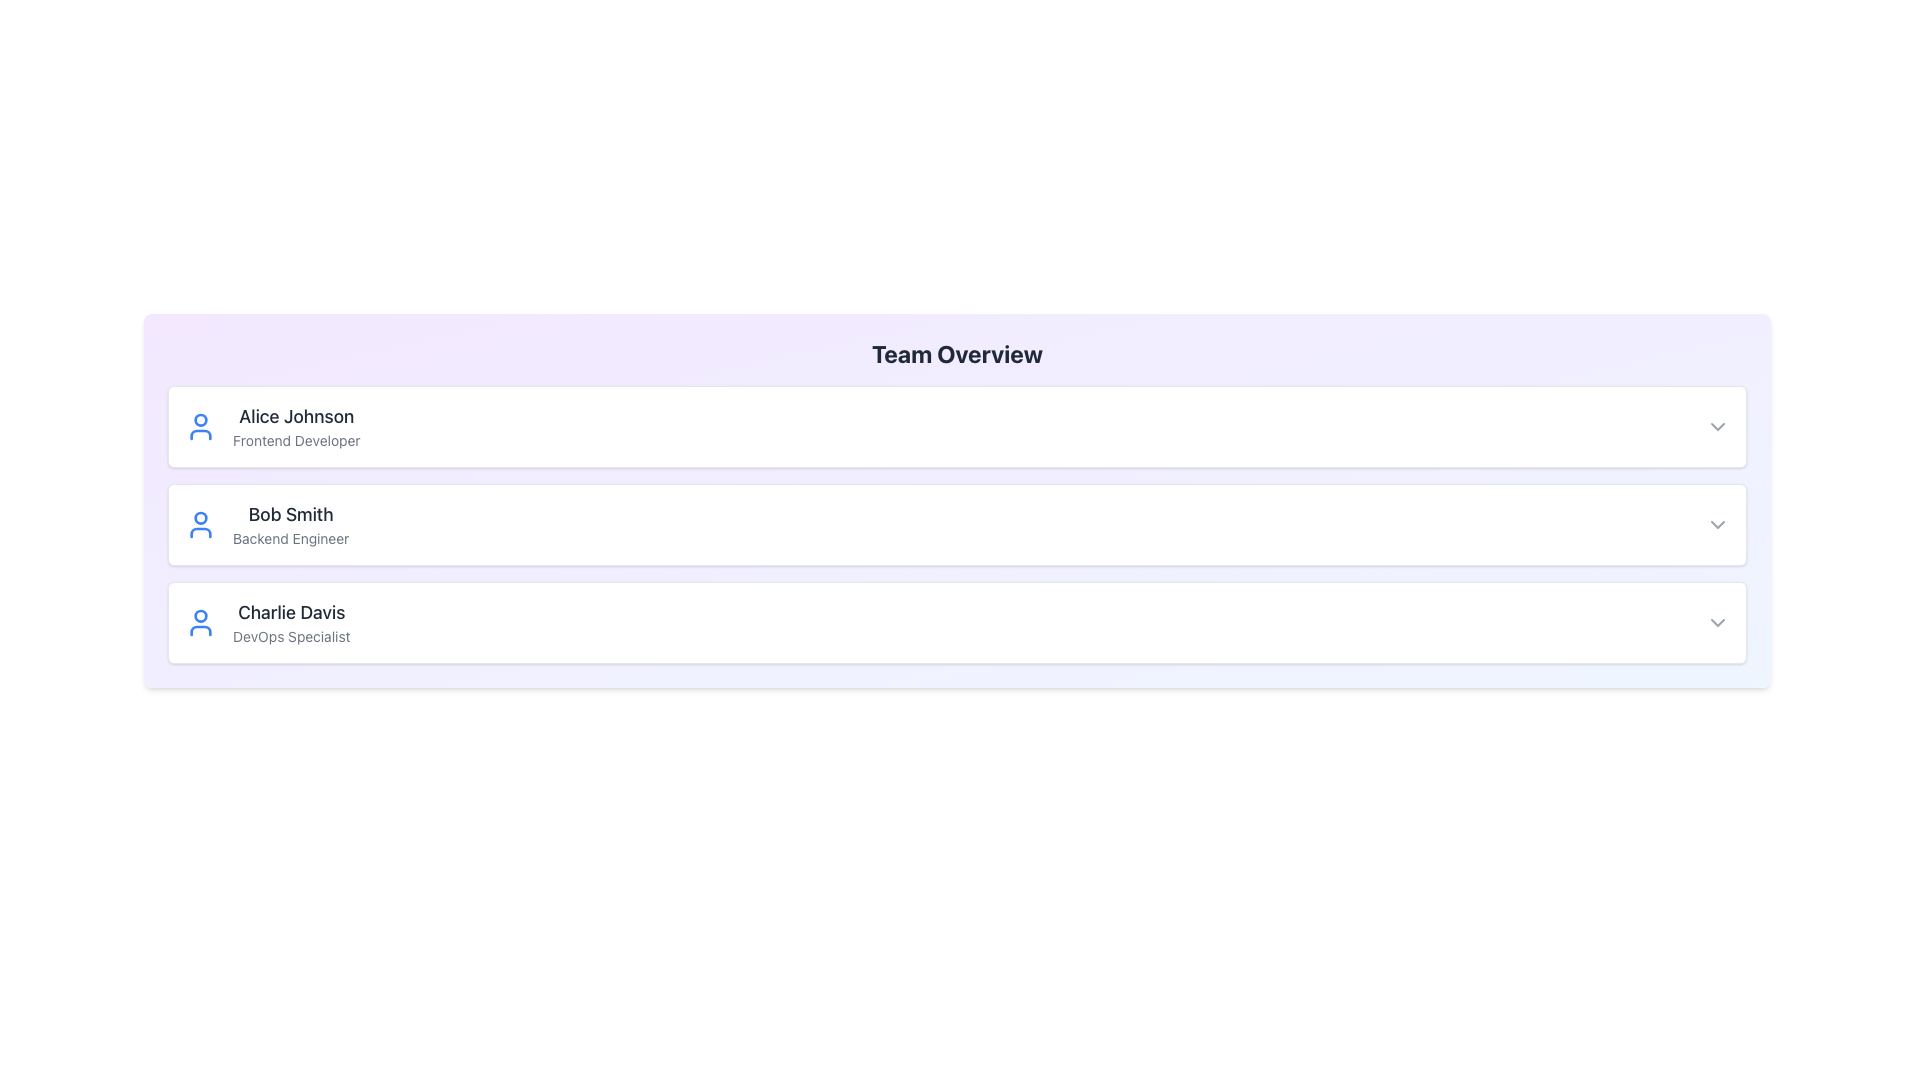 This screenshot has width=1920, height=1080. What do you see at coordinates (1717, 523) in the screenshot?
I see `the small gray downward arrow icon located at the far right end of the horizontal bar associated with 'Bob Smith'` at bounding box center [1717, 523].